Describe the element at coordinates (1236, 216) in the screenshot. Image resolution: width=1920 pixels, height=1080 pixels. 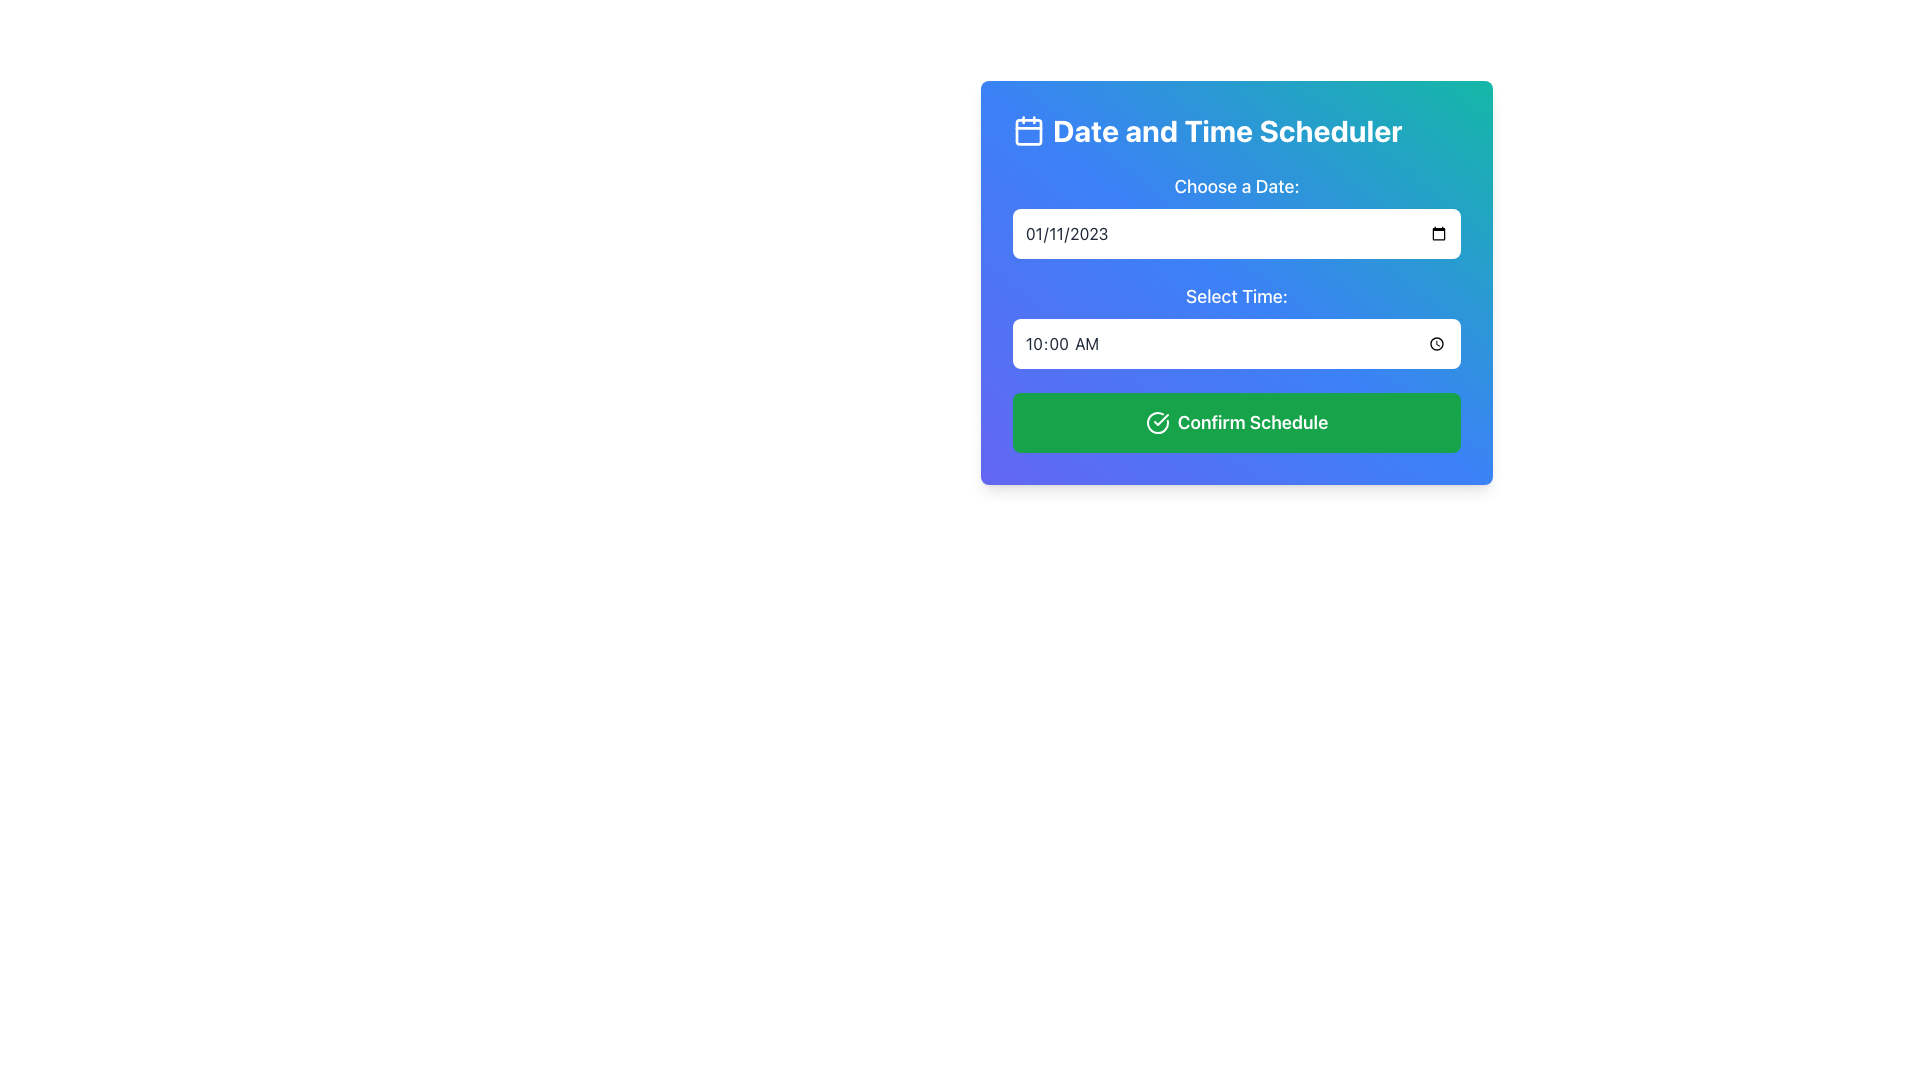
I see `the label that serves as a descriptor for the date input field, positioned directly above the 'Select Time:' label in the 'Date and Time Scheduler' panel` at that location.